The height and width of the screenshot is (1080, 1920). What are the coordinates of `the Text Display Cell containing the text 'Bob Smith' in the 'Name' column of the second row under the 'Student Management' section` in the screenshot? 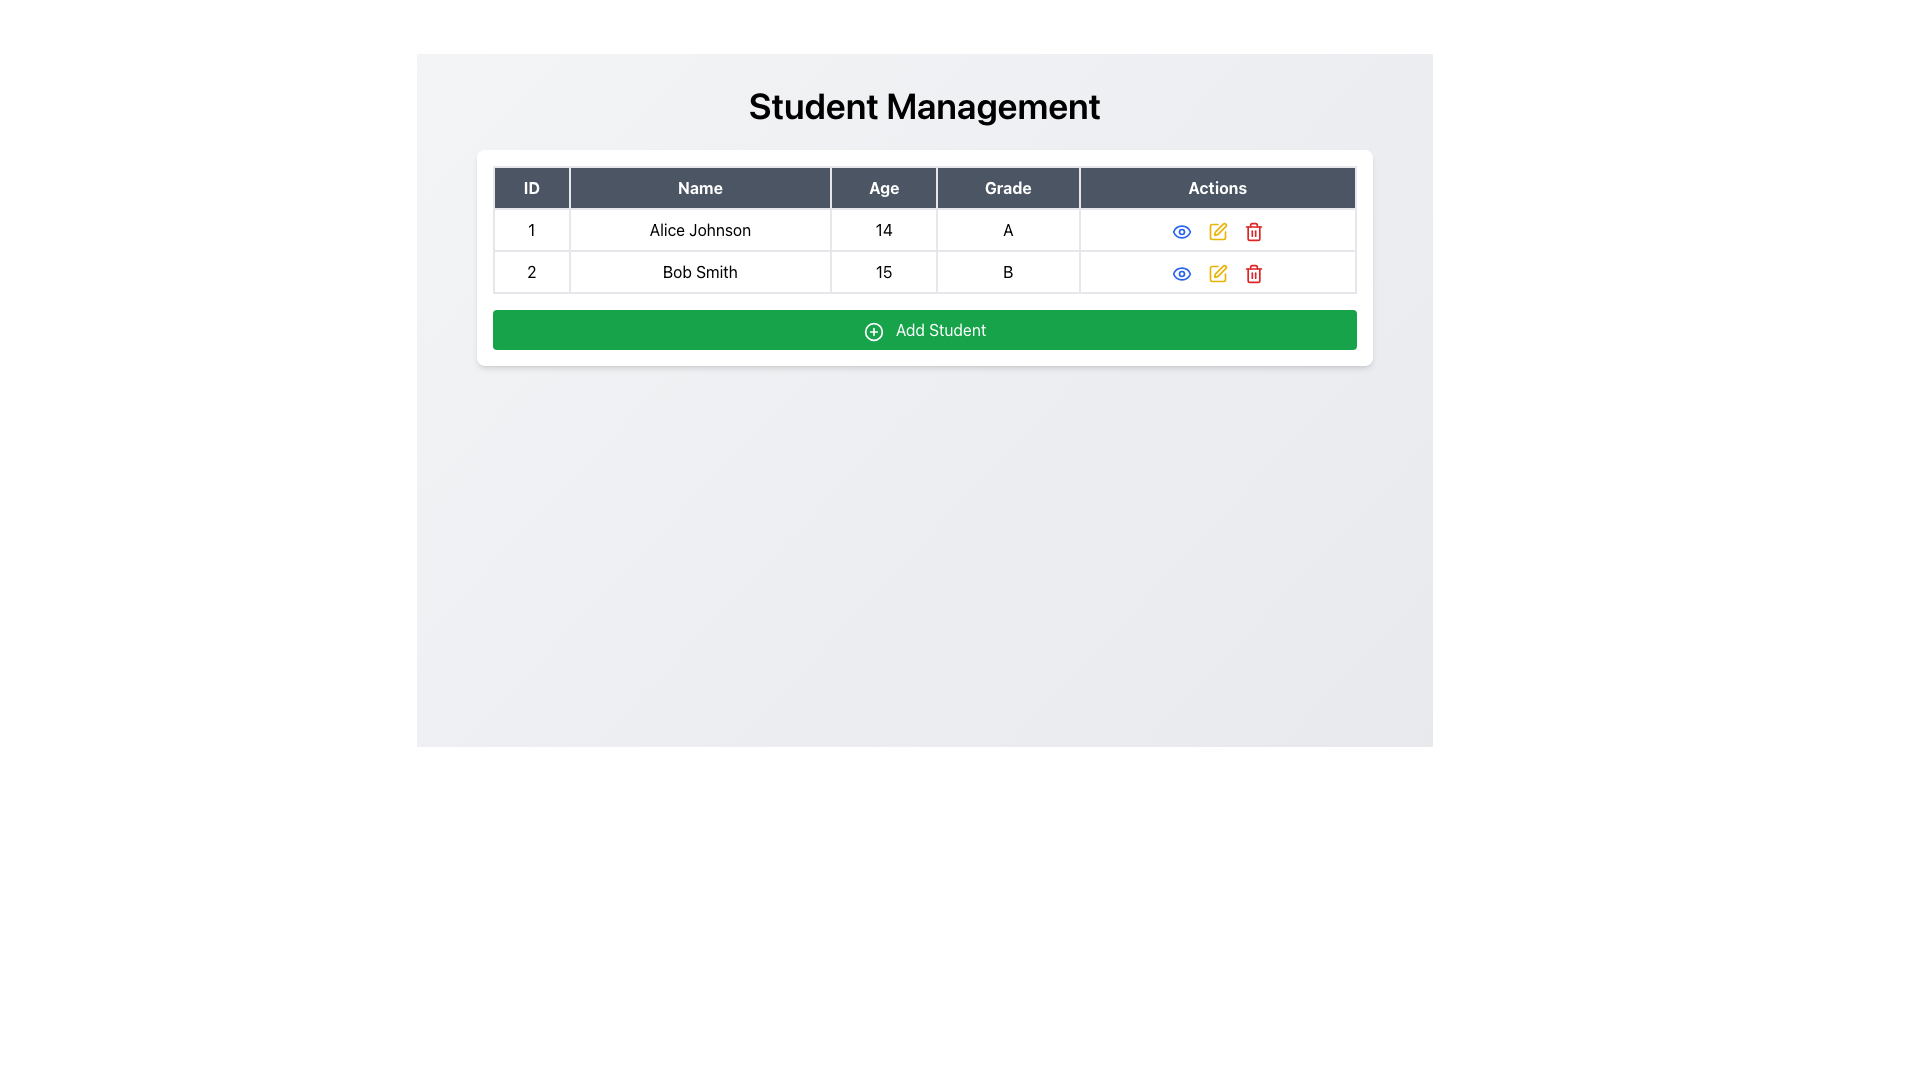 It's located at (700, 272).